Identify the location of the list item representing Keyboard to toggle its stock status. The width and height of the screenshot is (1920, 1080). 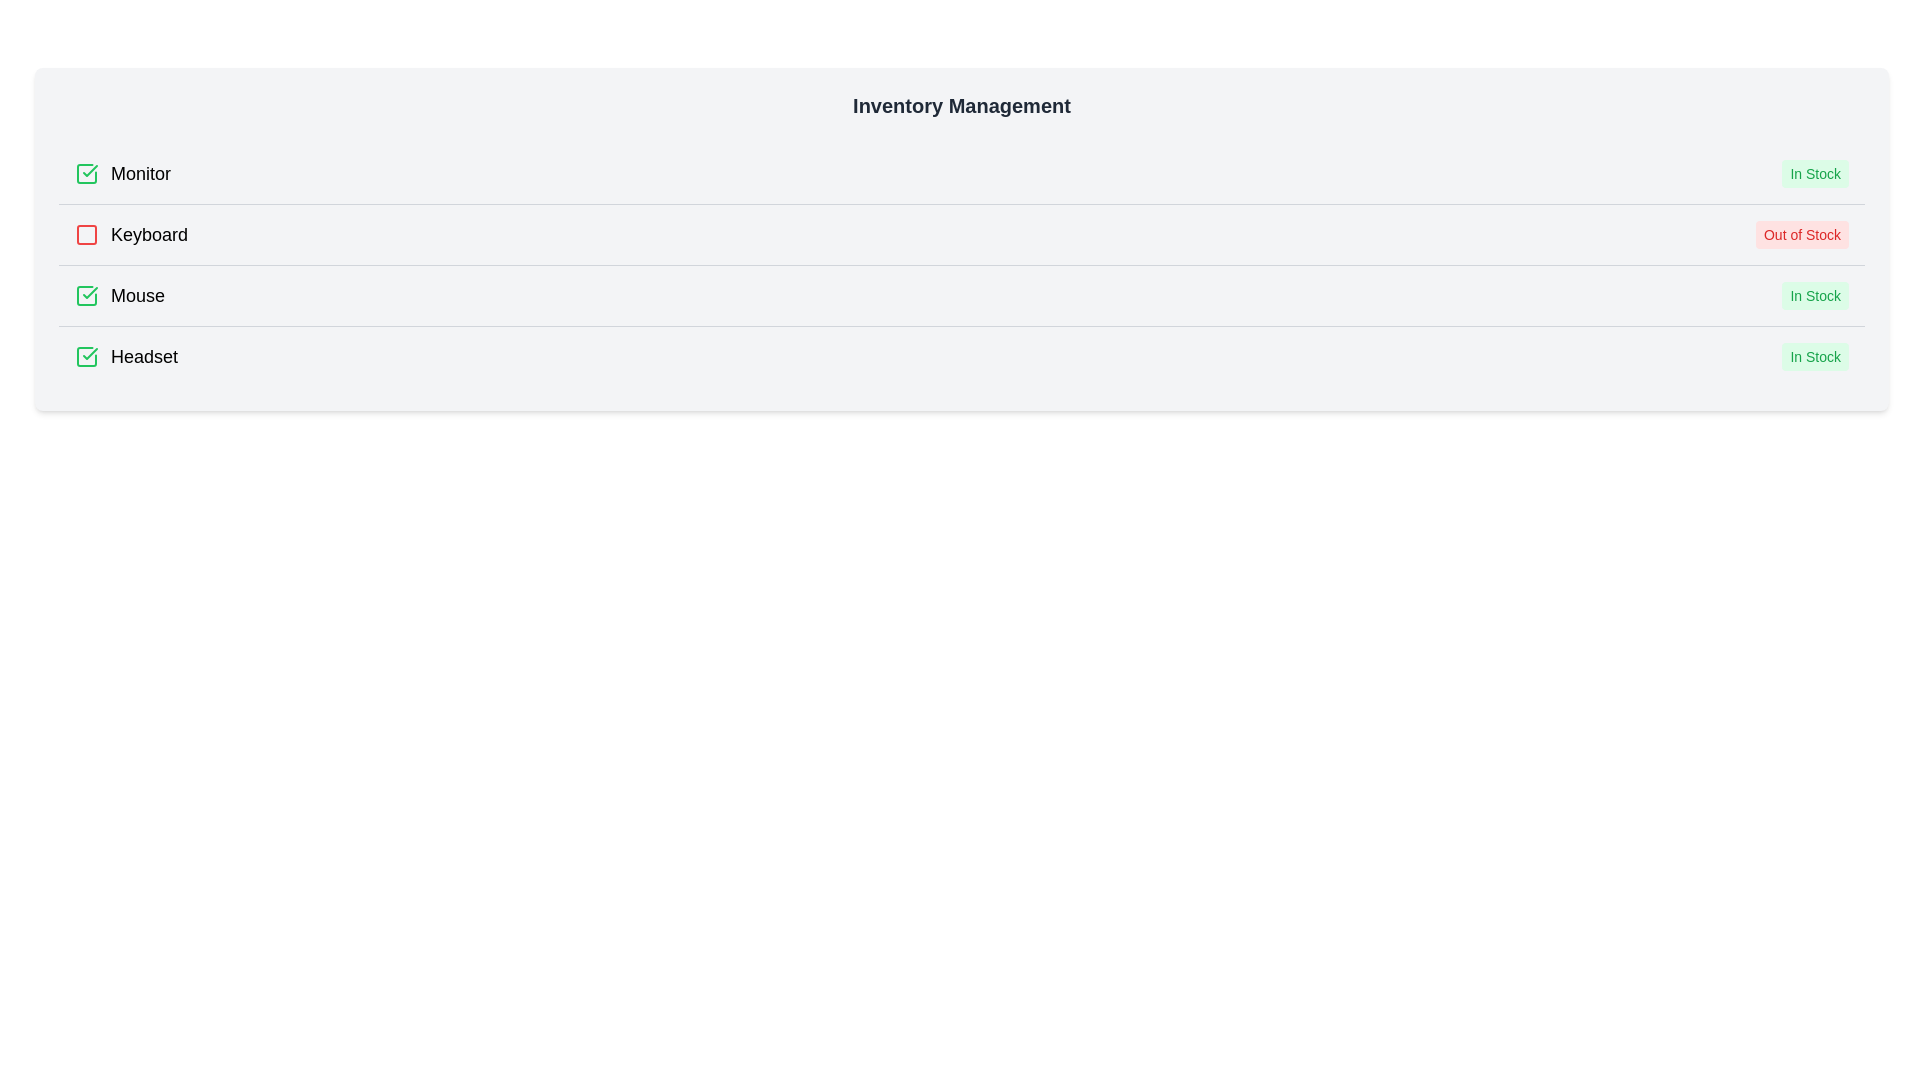
(961, 233).